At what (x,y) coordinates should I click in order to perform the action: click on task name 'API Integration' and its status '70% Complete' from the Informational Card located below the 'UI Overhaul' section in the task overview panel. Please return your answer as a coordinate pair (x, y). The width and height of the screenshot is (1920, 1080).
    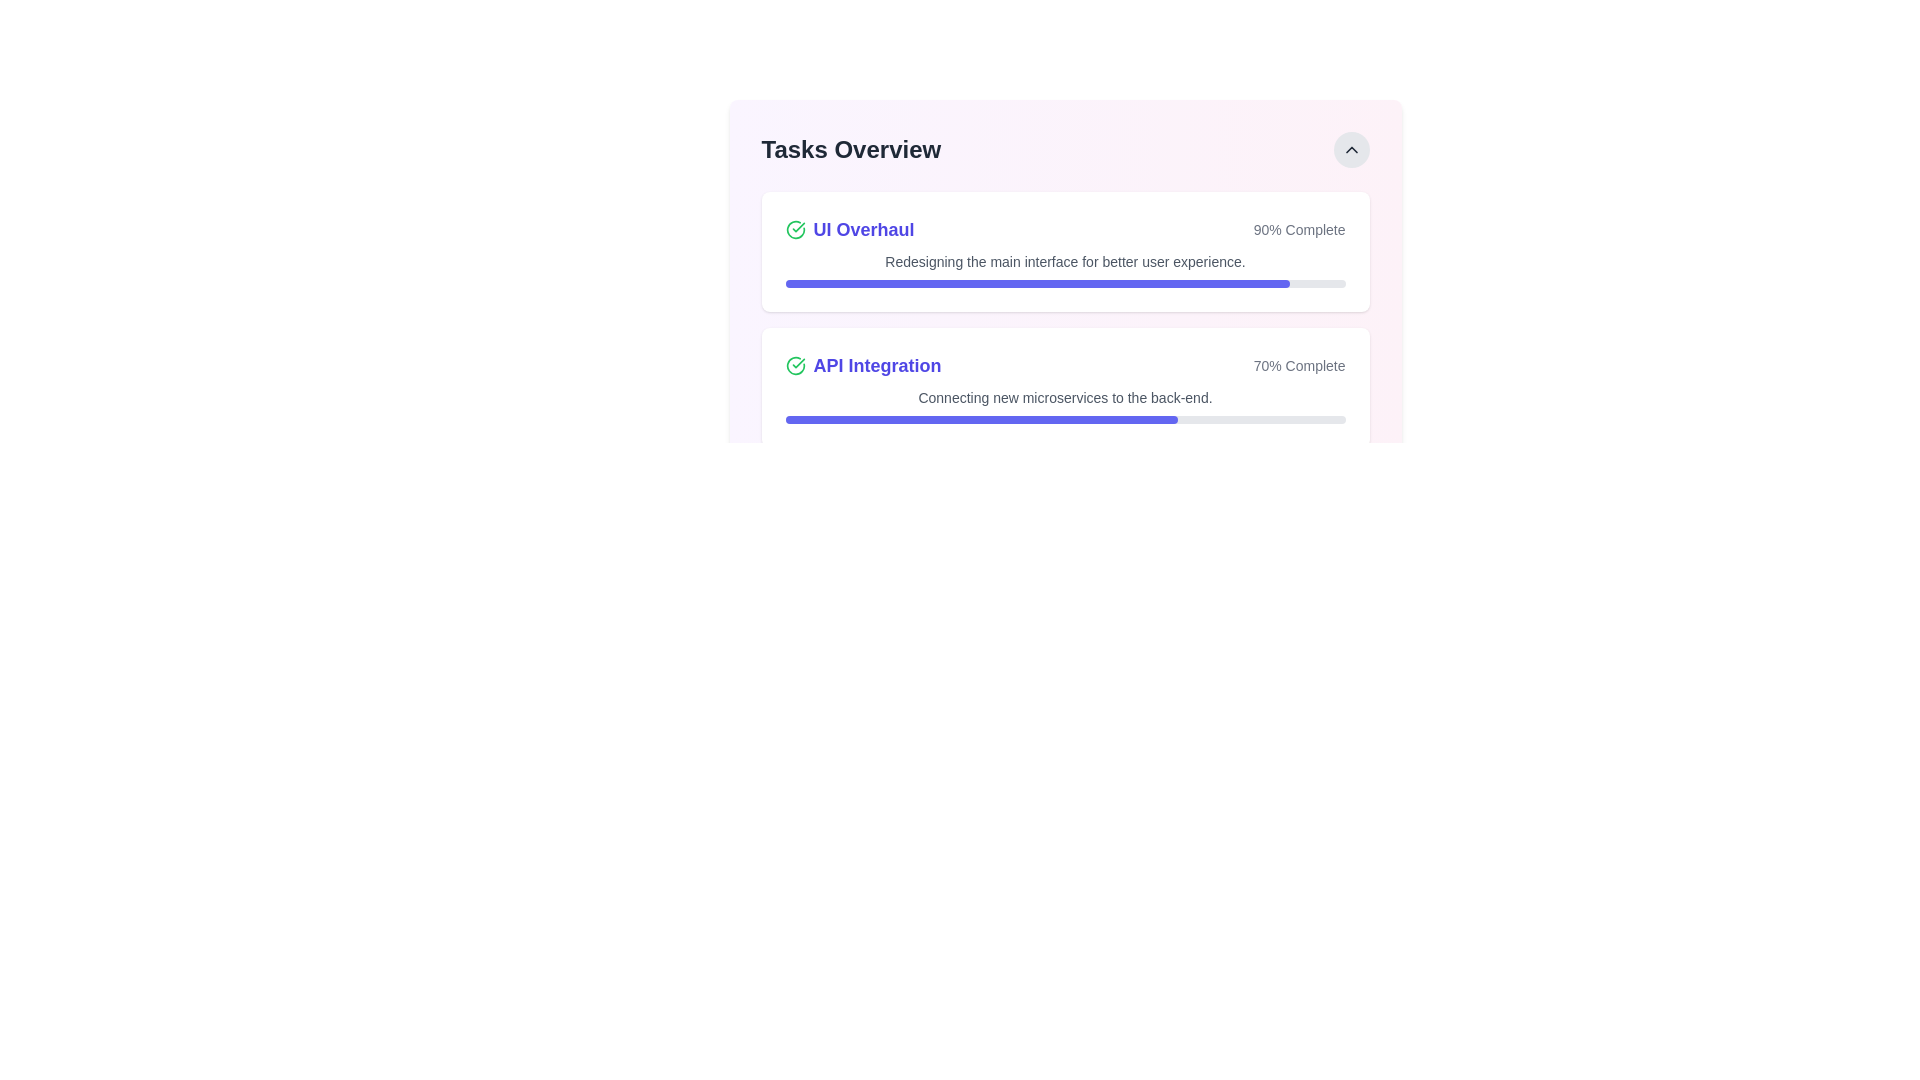
    Looking at the image, I should click on (1064, 366).